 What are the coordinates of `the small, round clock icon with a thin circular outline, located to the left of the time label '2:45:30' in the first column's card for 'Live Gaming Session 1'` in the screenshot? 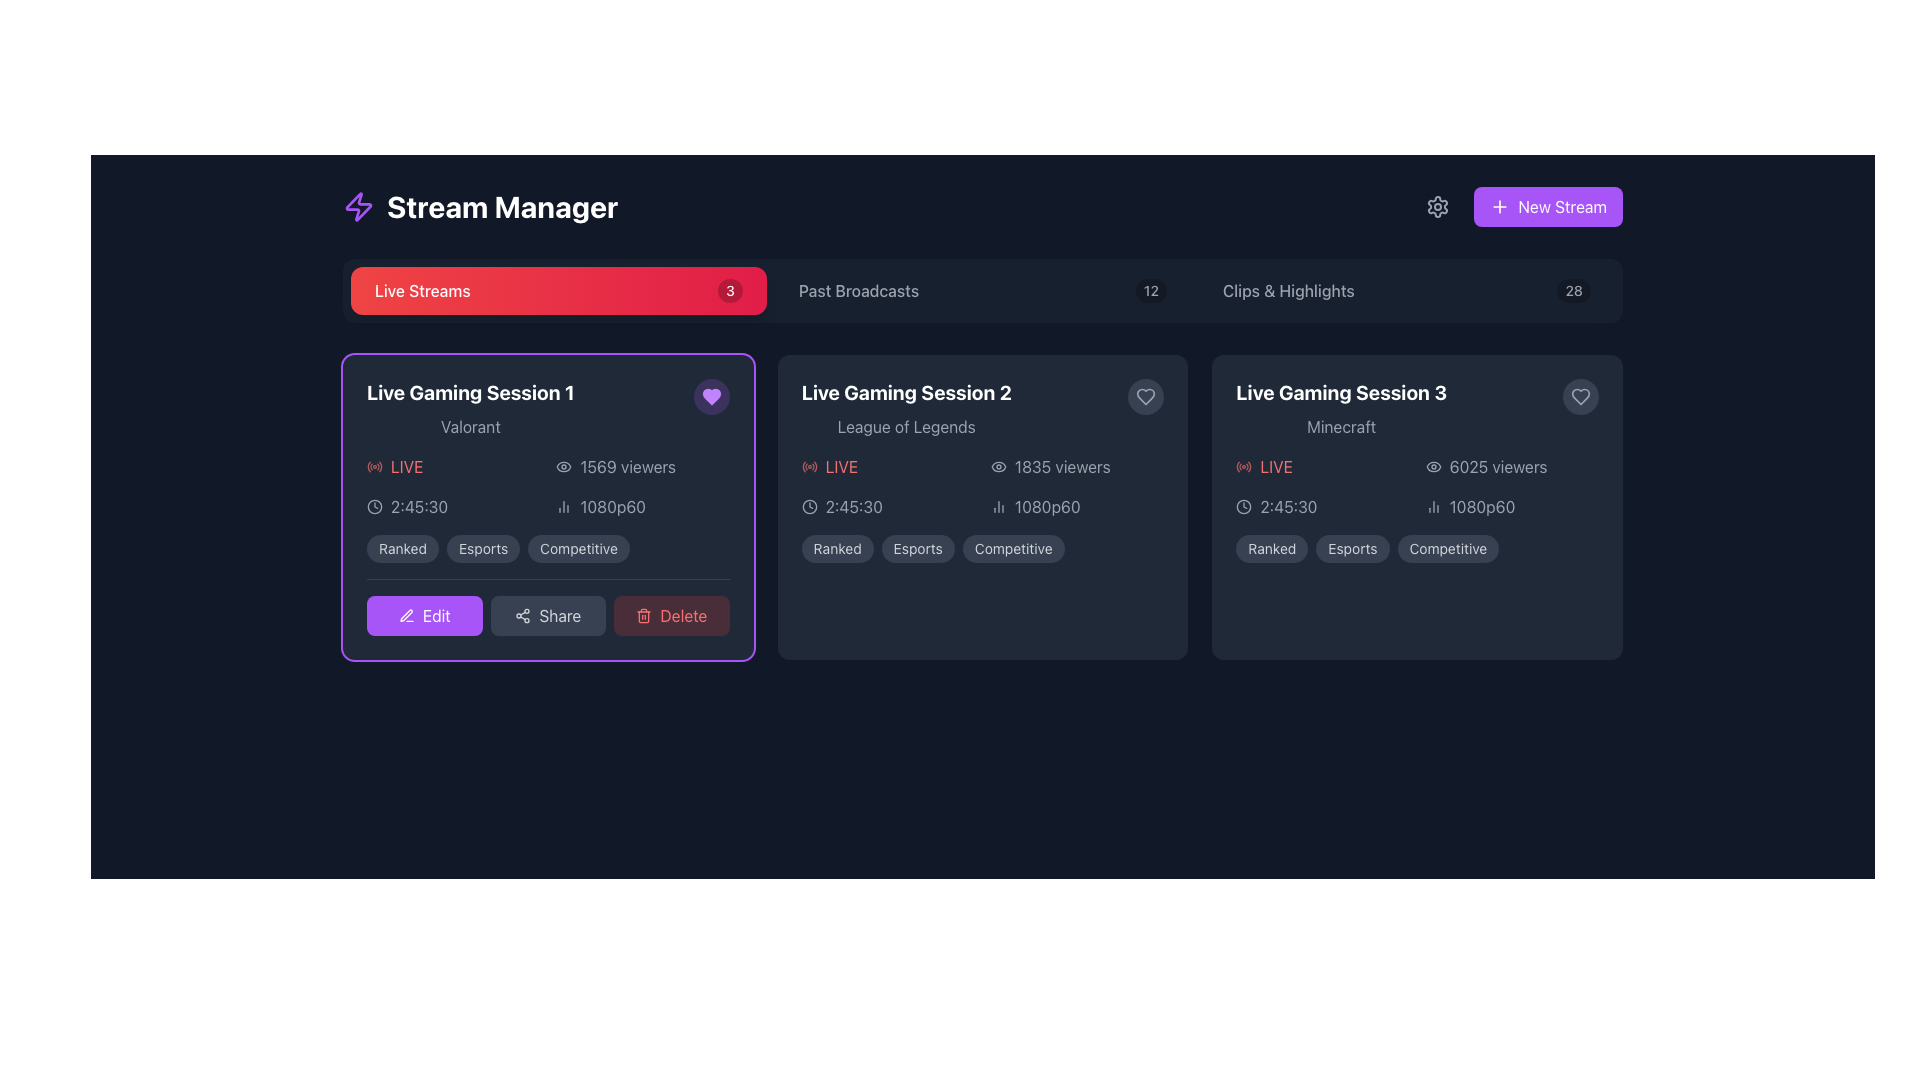 It's located at (809, 505).